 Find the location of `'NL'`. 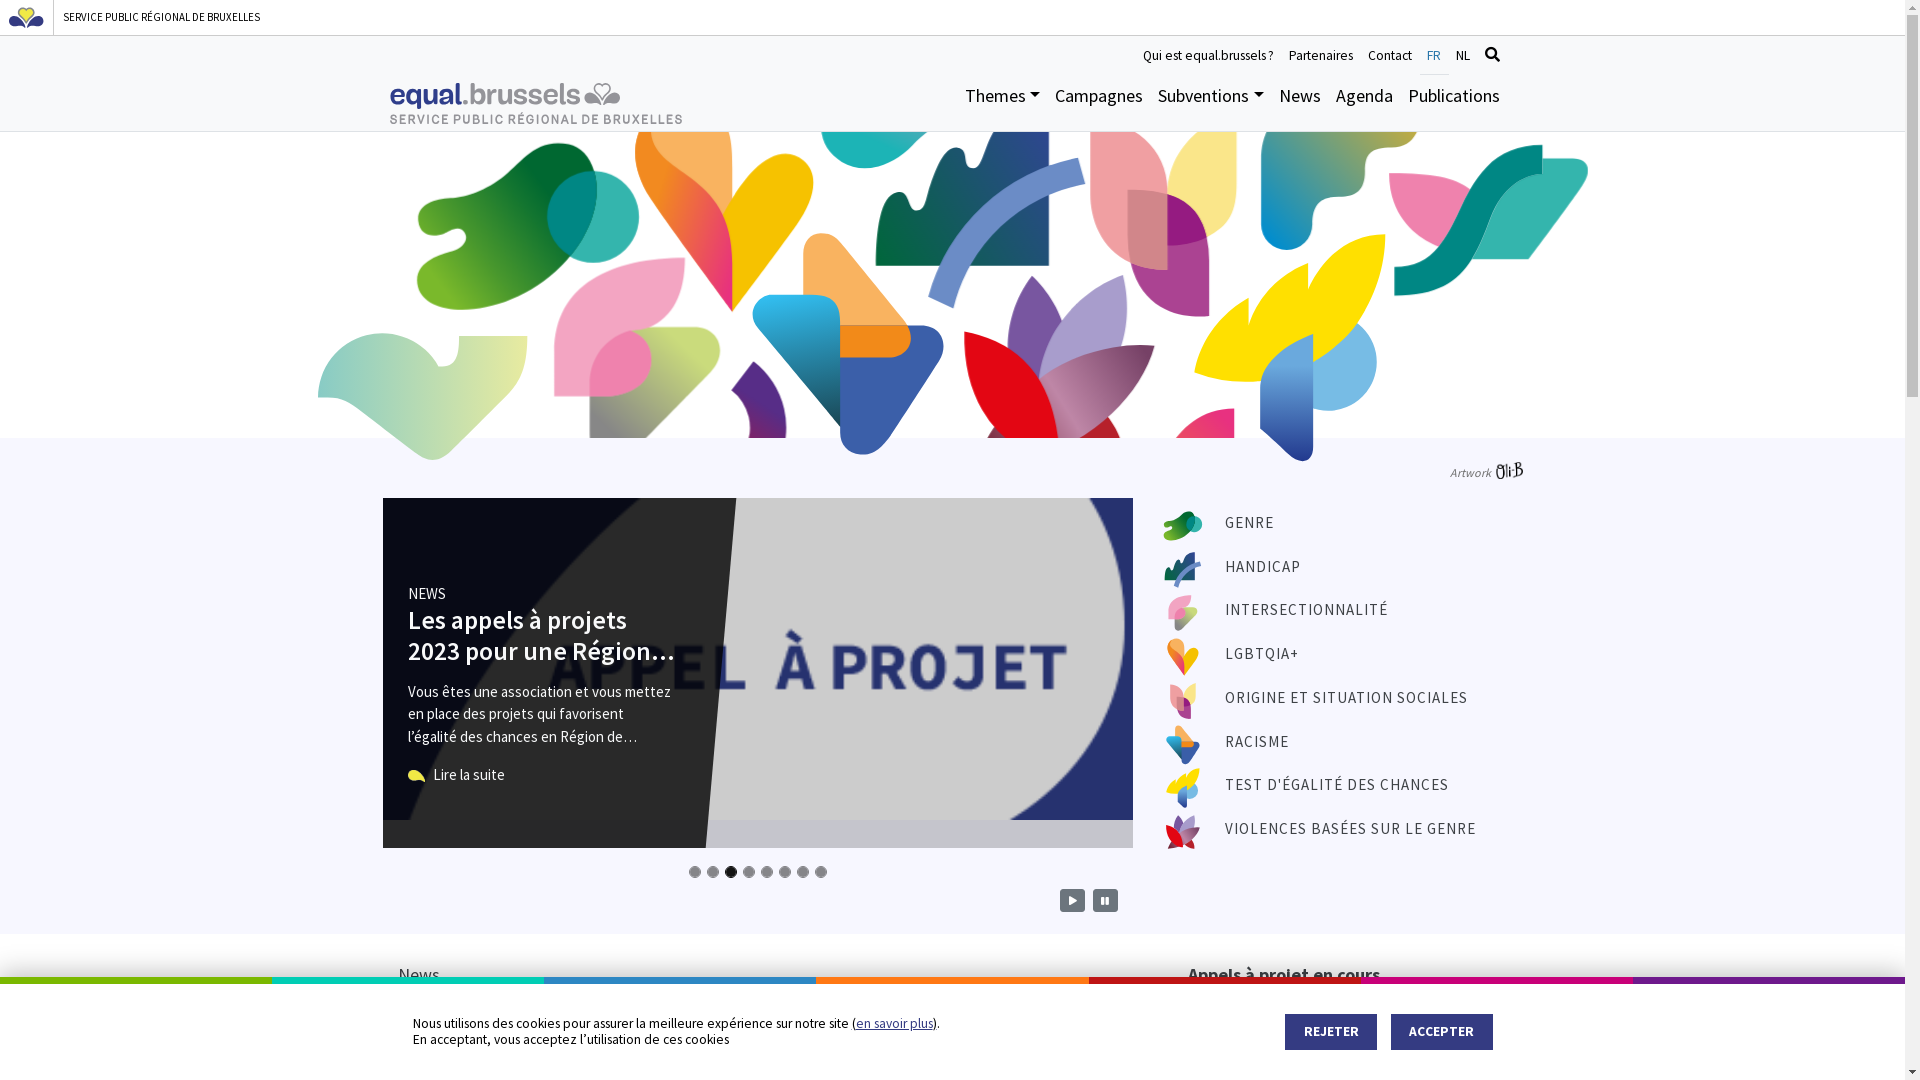

'NL' is located at coordinates (1462, 53).